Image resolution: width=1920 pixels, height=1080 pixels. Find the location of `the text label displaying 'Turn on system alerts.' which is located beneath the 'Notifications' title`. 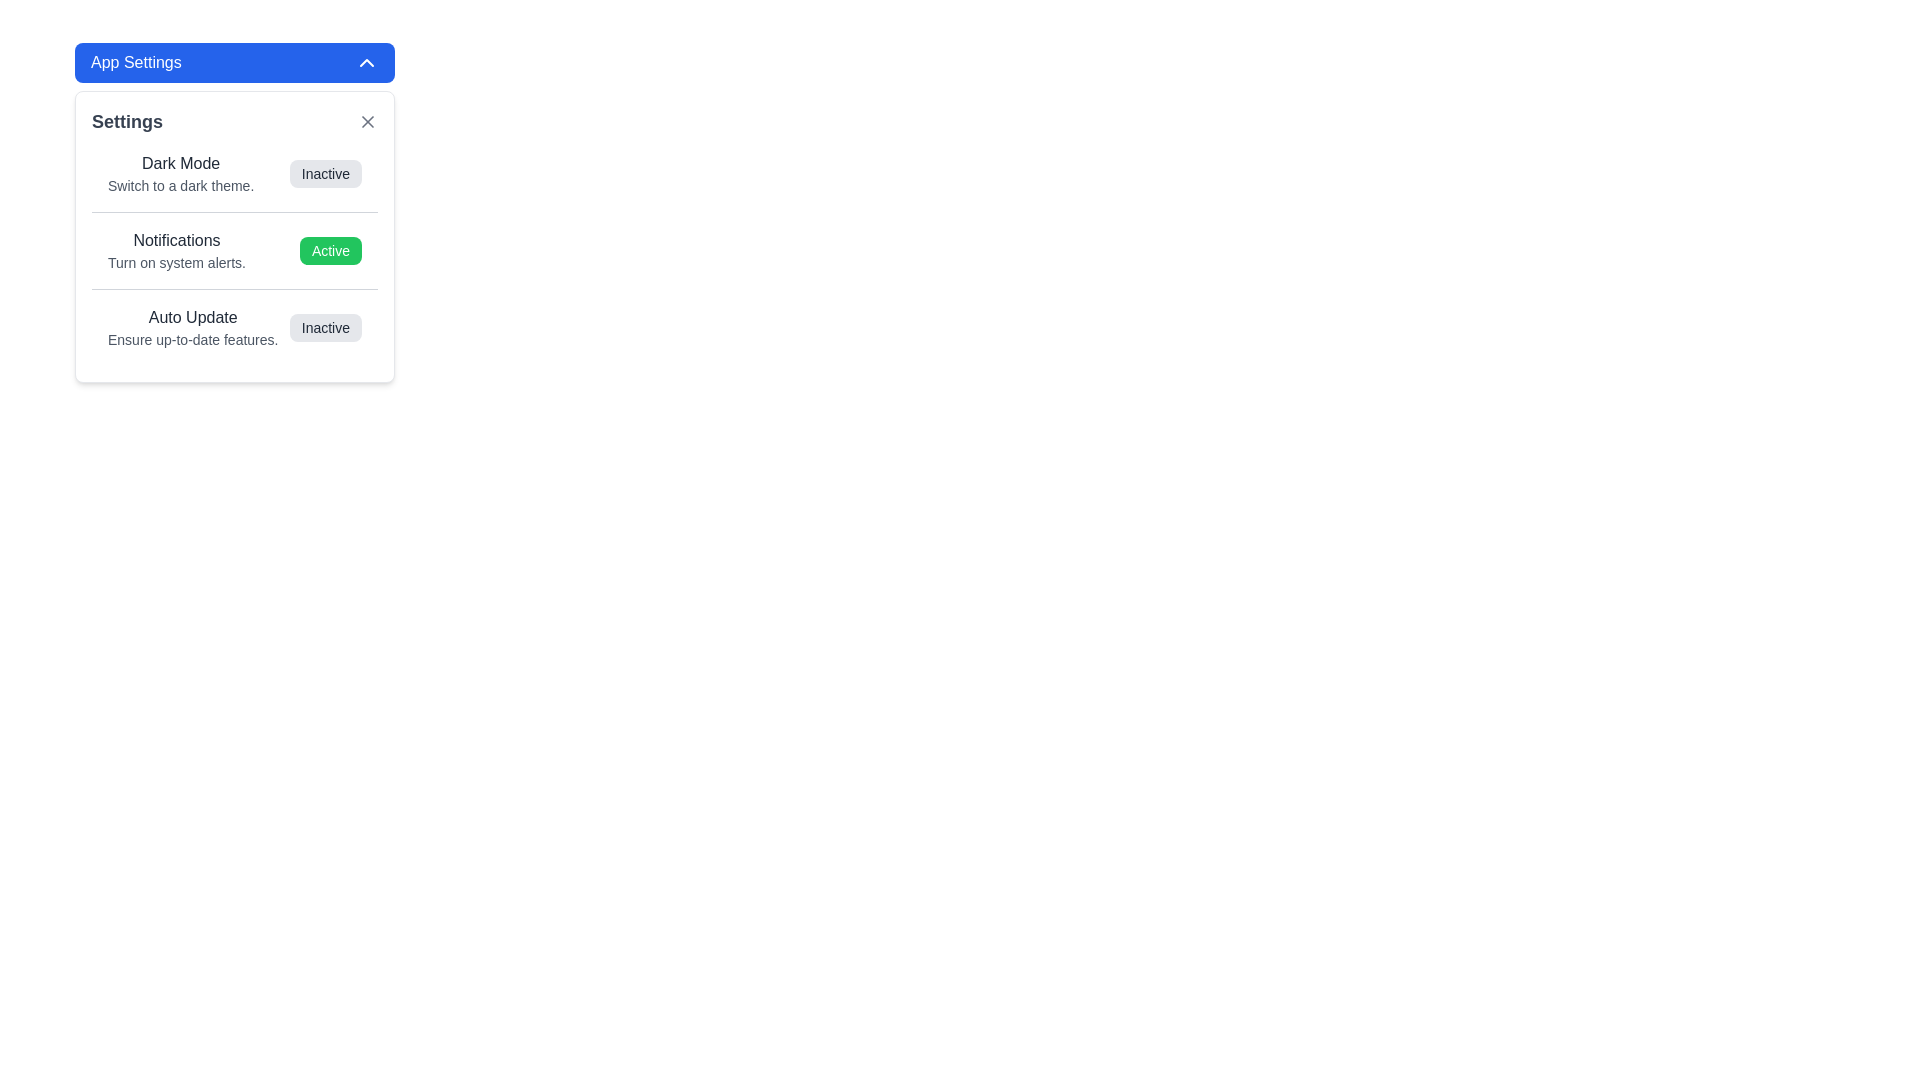

the text label displaying 'Turn on system alerts.' which is located beneath the 'Notifications' title is located at coordinates (177, 261).